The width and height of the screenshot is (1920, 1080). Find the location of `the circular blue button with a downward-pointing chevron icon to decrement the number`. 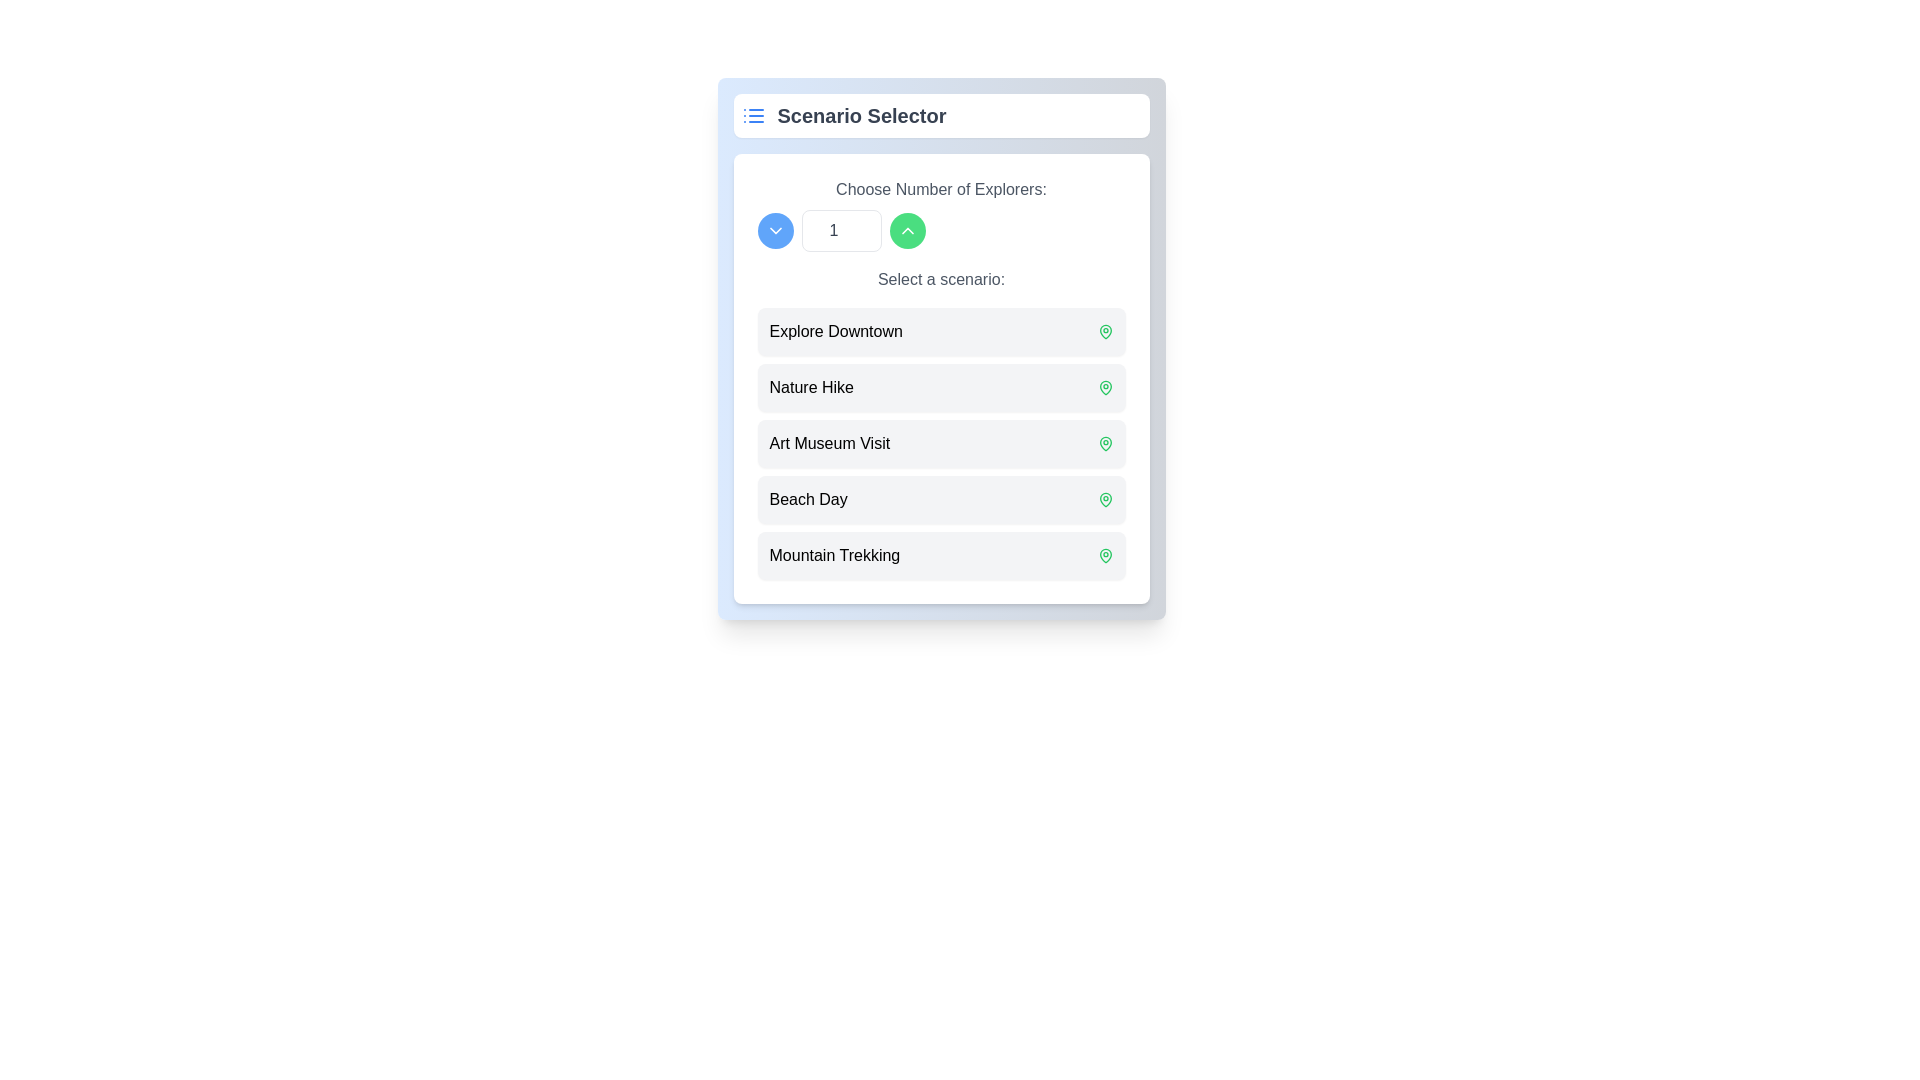

the circular blue button with a downward-pointing chevron icon to decrement the number is located at coordinates (774, 230).